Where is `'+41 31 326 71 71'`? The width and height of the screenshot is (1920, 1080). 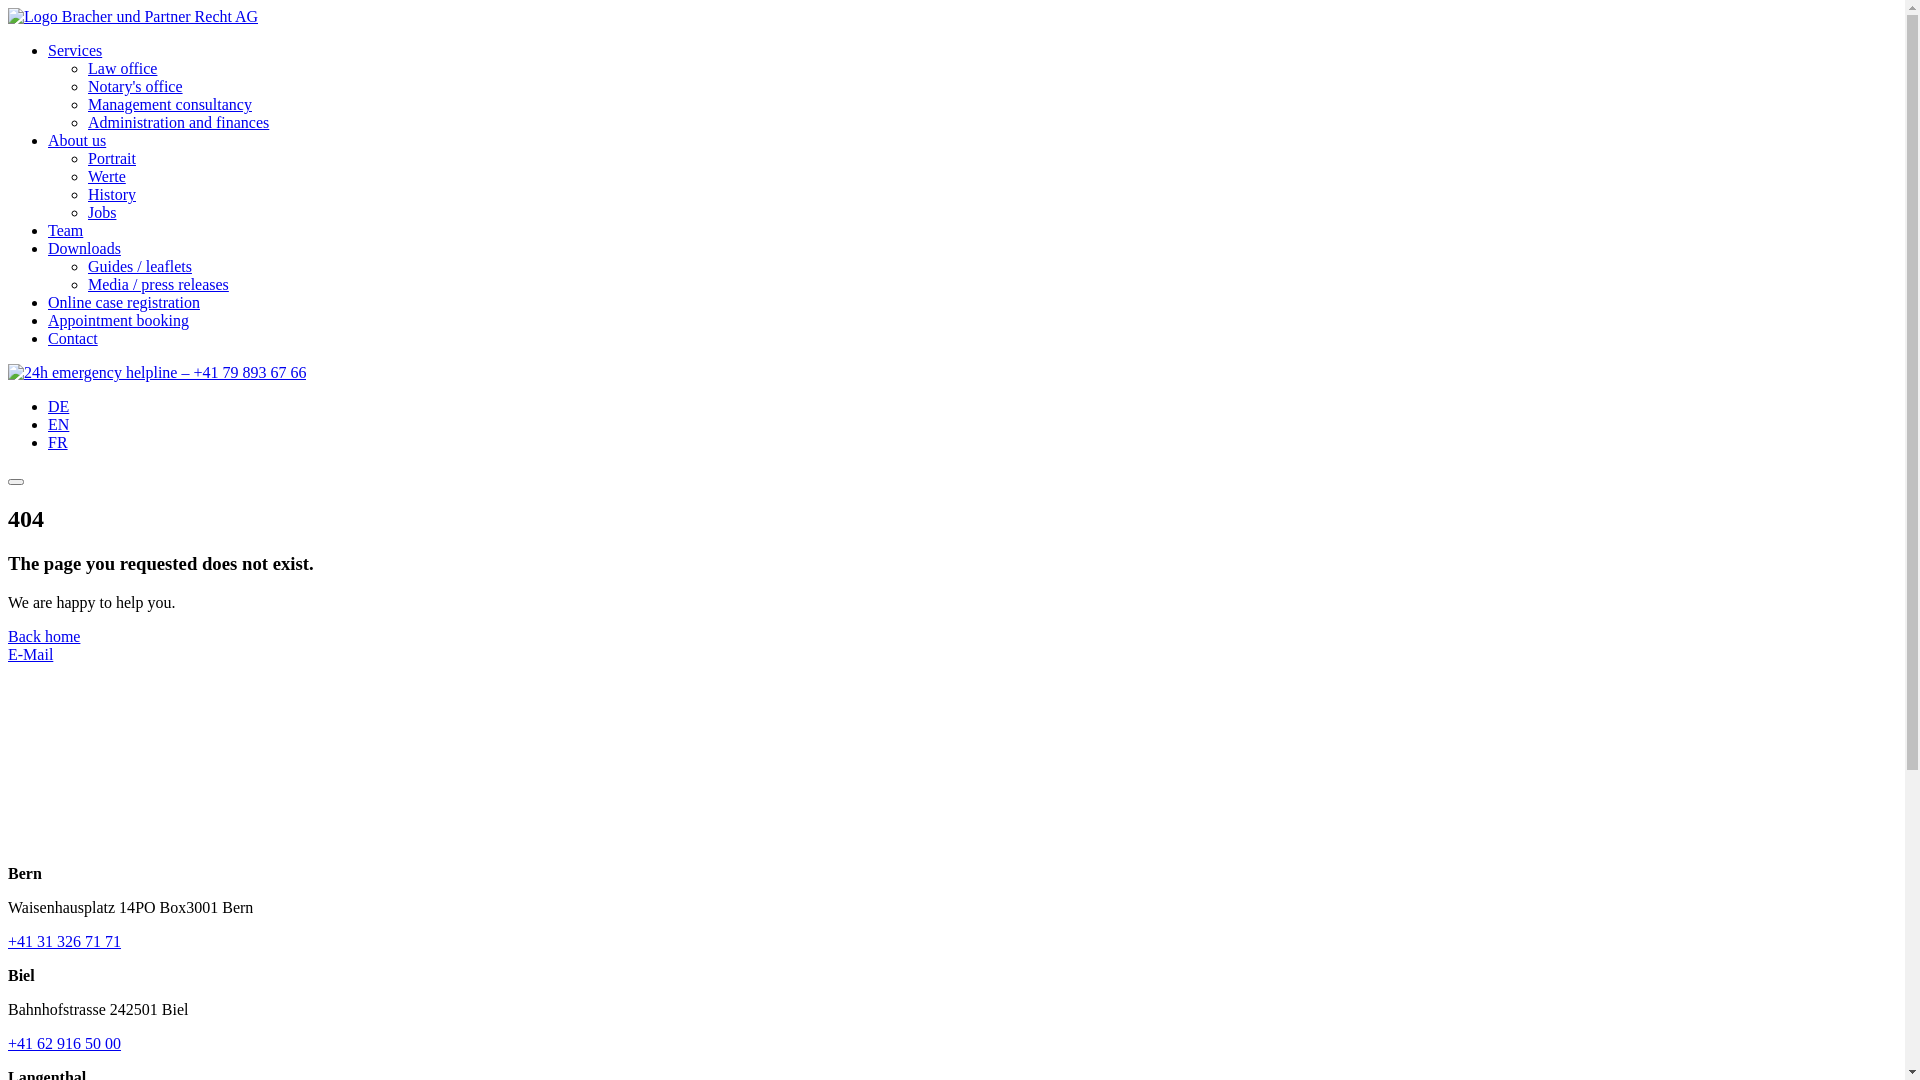
'+41 31 326 71 71' is located at coordinates (64, 941).